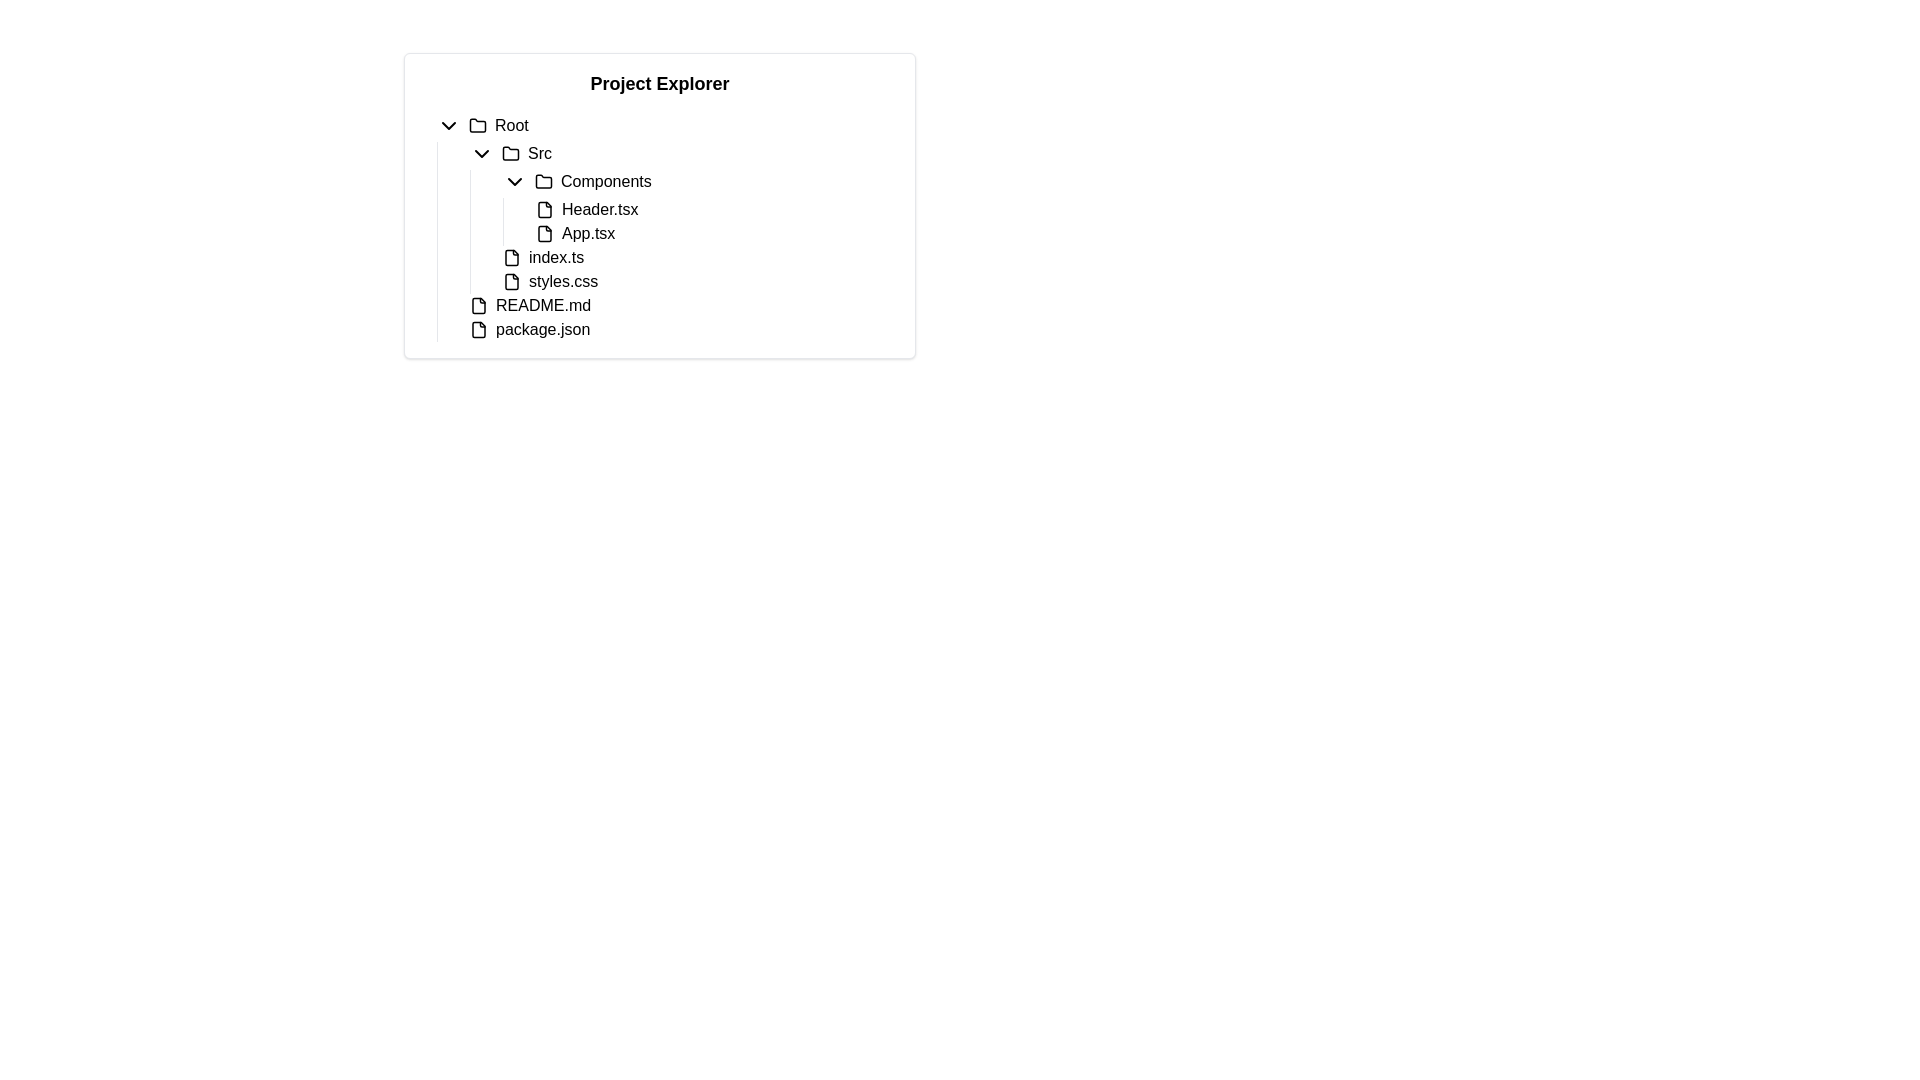 The height and width of the screenshot is (1080, 1920). What do you see at coordinates (478, 329) in the screenshot?
I see `the graphical file icon located` at bounding box center [478, 329].